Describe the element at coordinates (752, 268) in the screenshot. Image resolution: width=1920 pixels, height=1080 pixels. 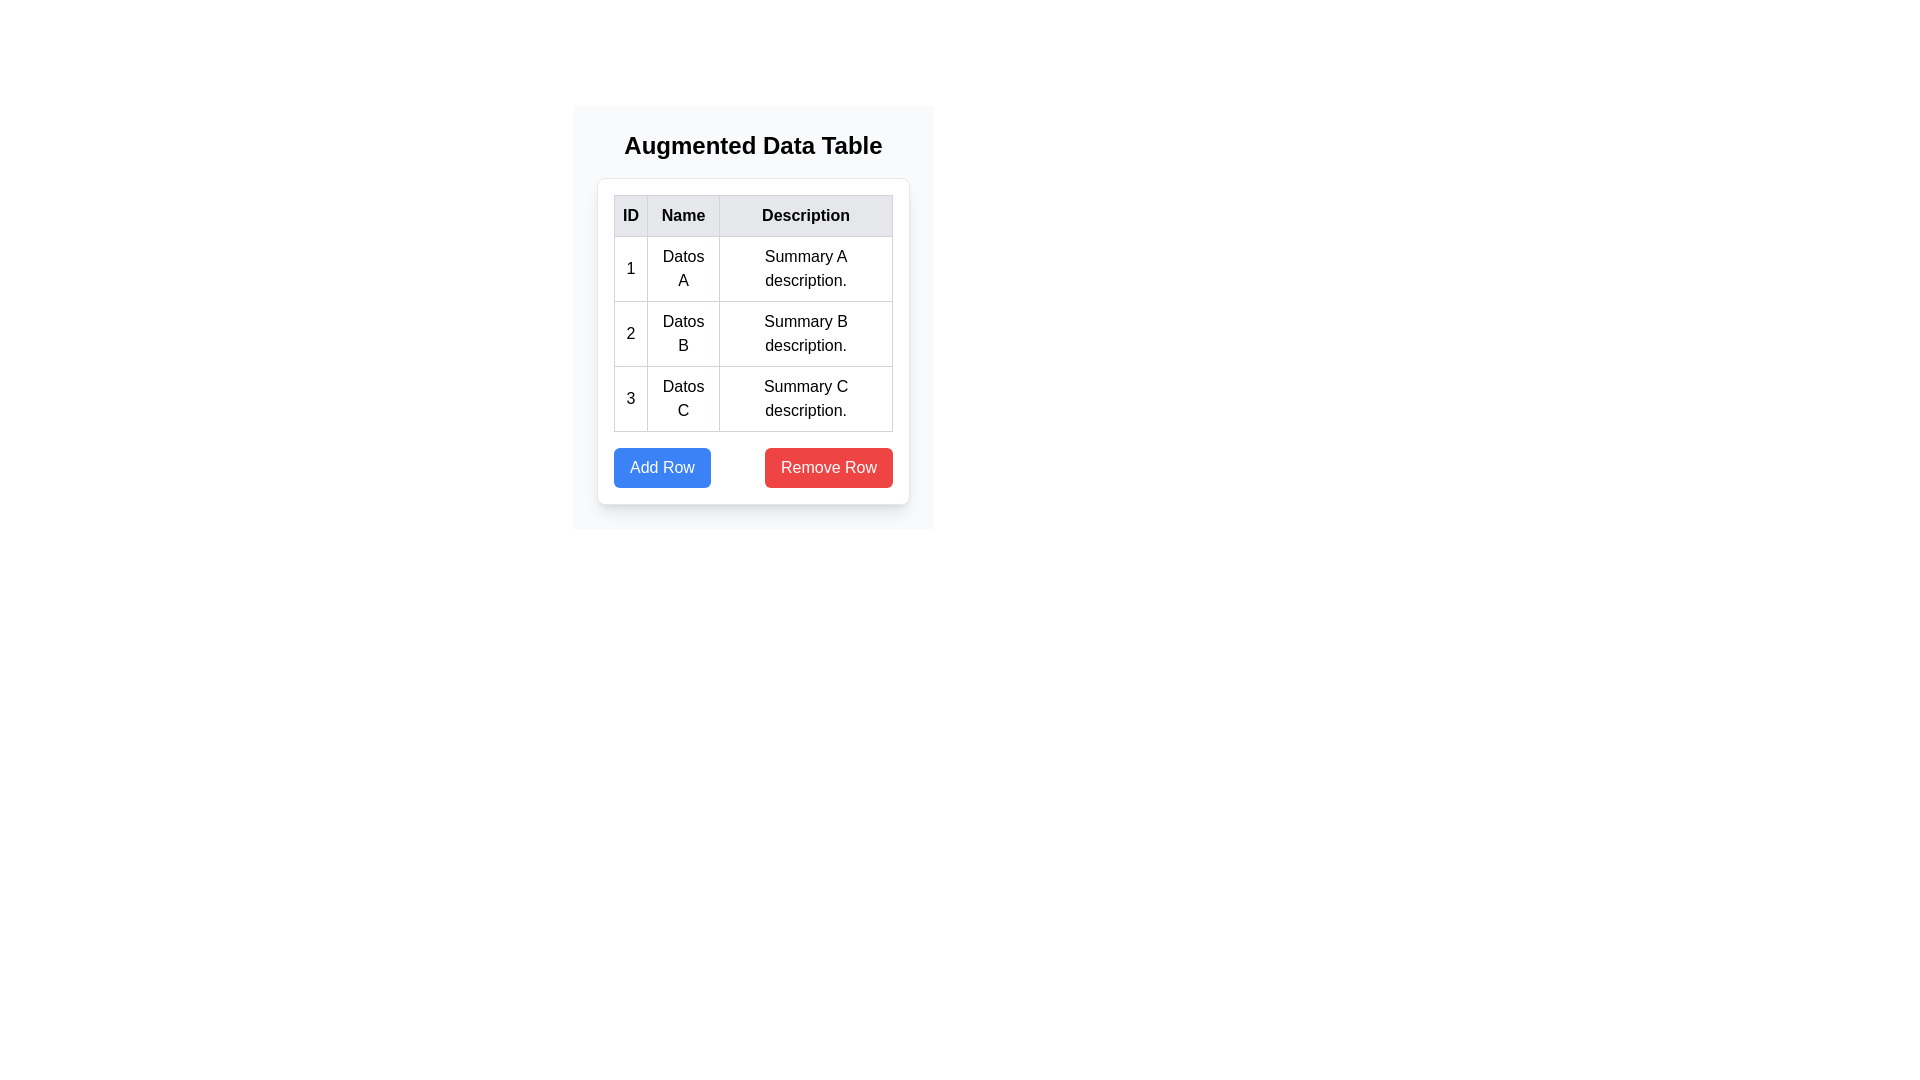
I see `the row corresponding to 1` at that location.